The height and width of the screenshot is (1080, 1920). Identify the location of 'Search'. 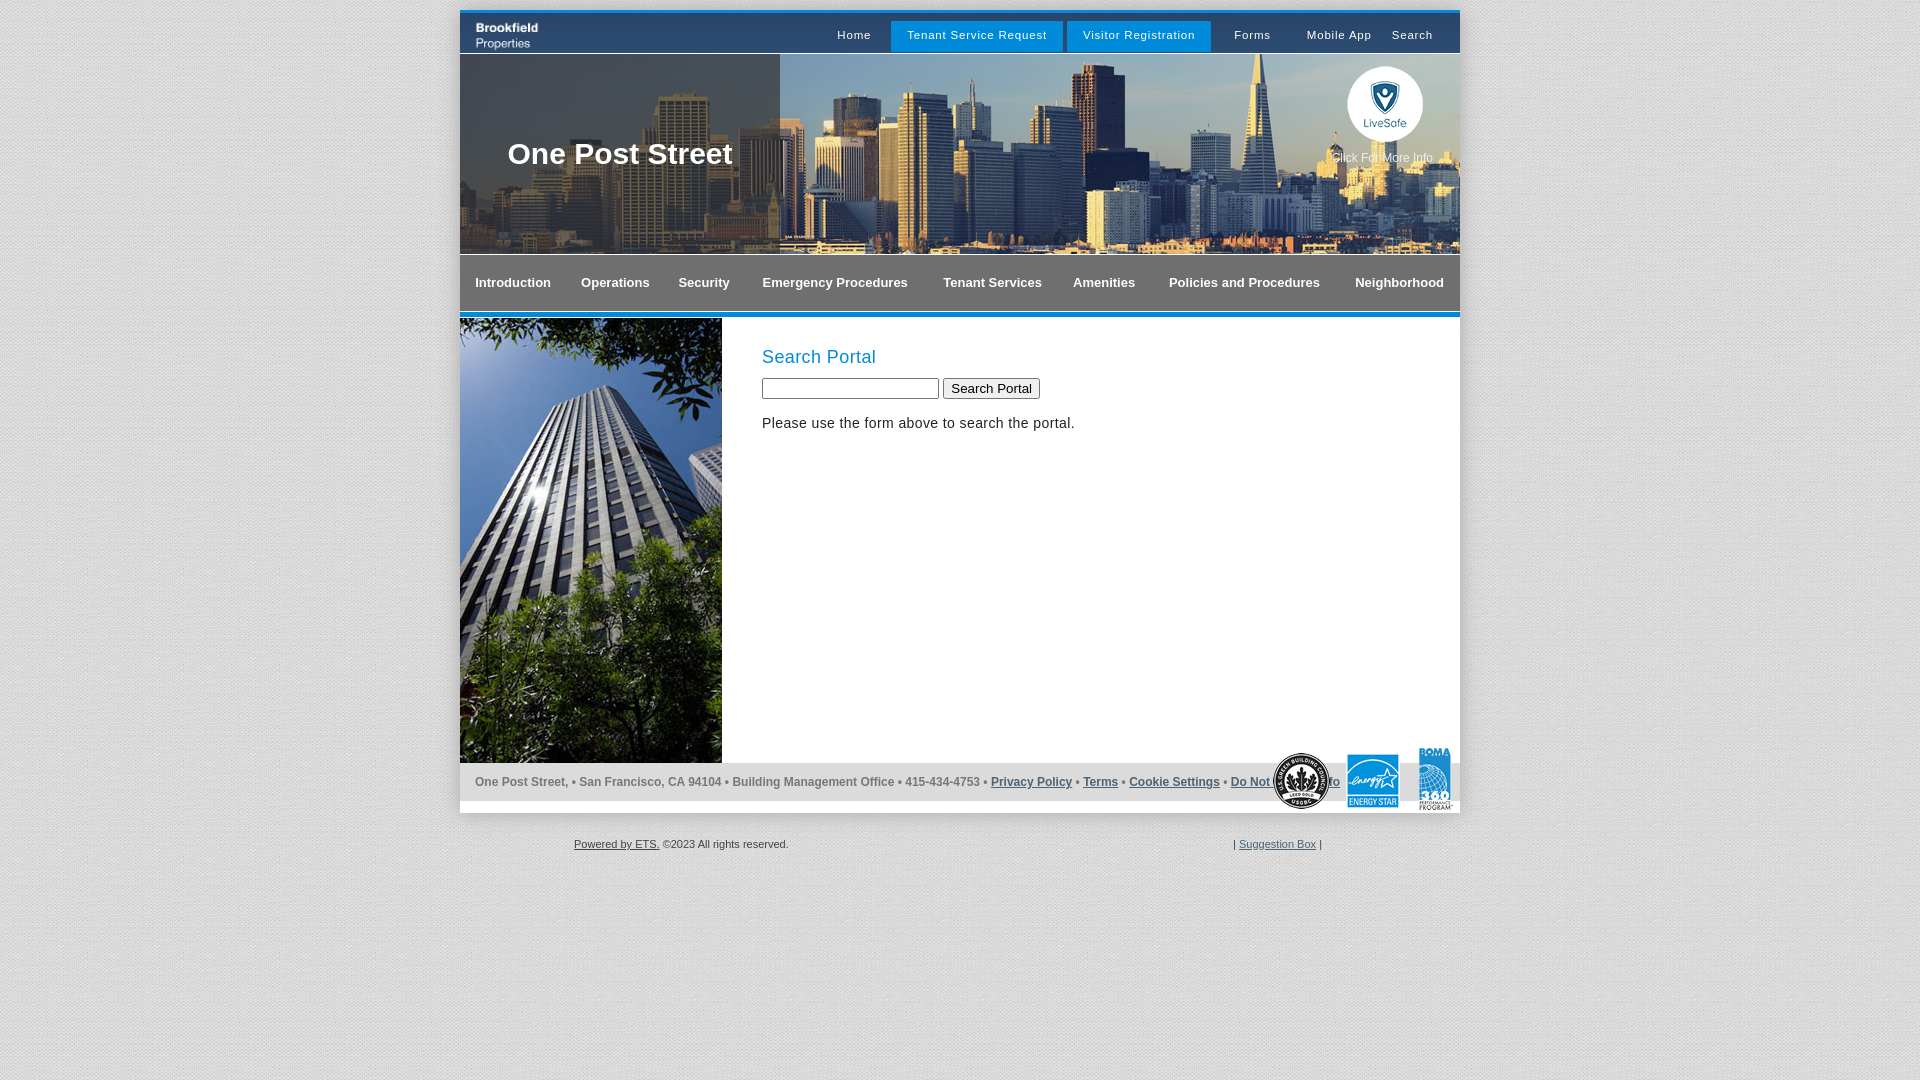
(1411, 34).